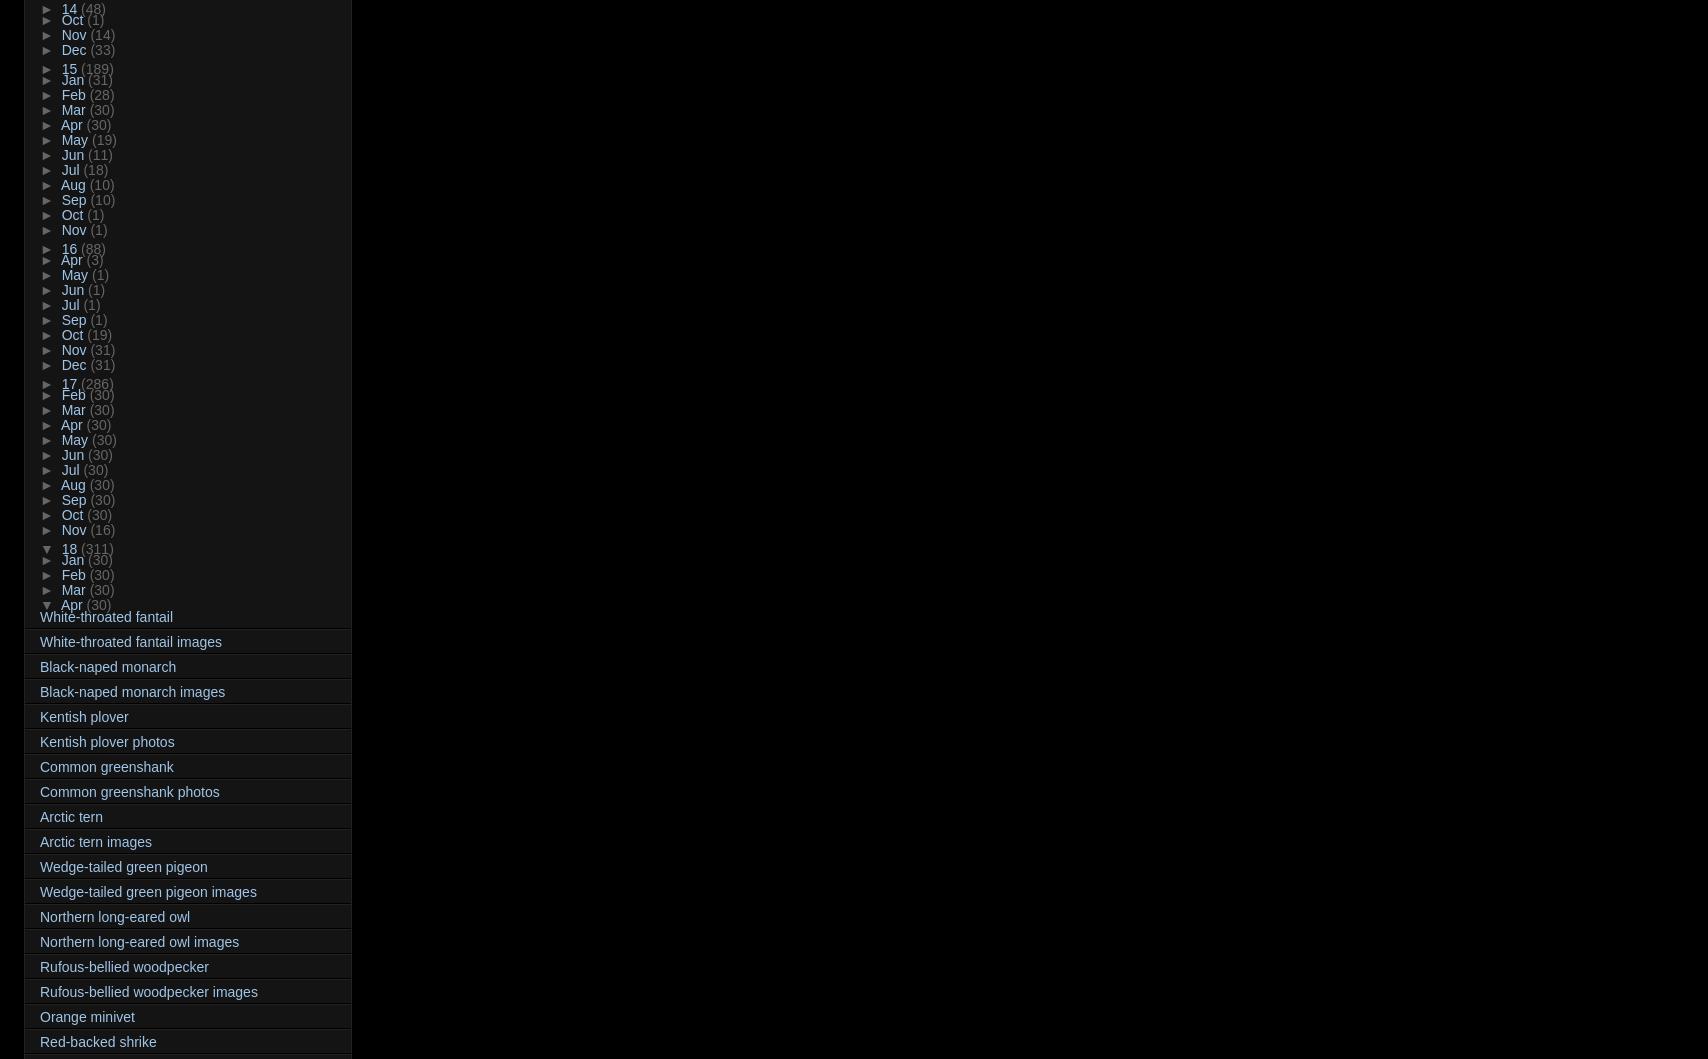  What do you see at coordinates (131, 641) in the screenshot?
I see `'White-throated fantail images'` at bounding box center [131, 641].